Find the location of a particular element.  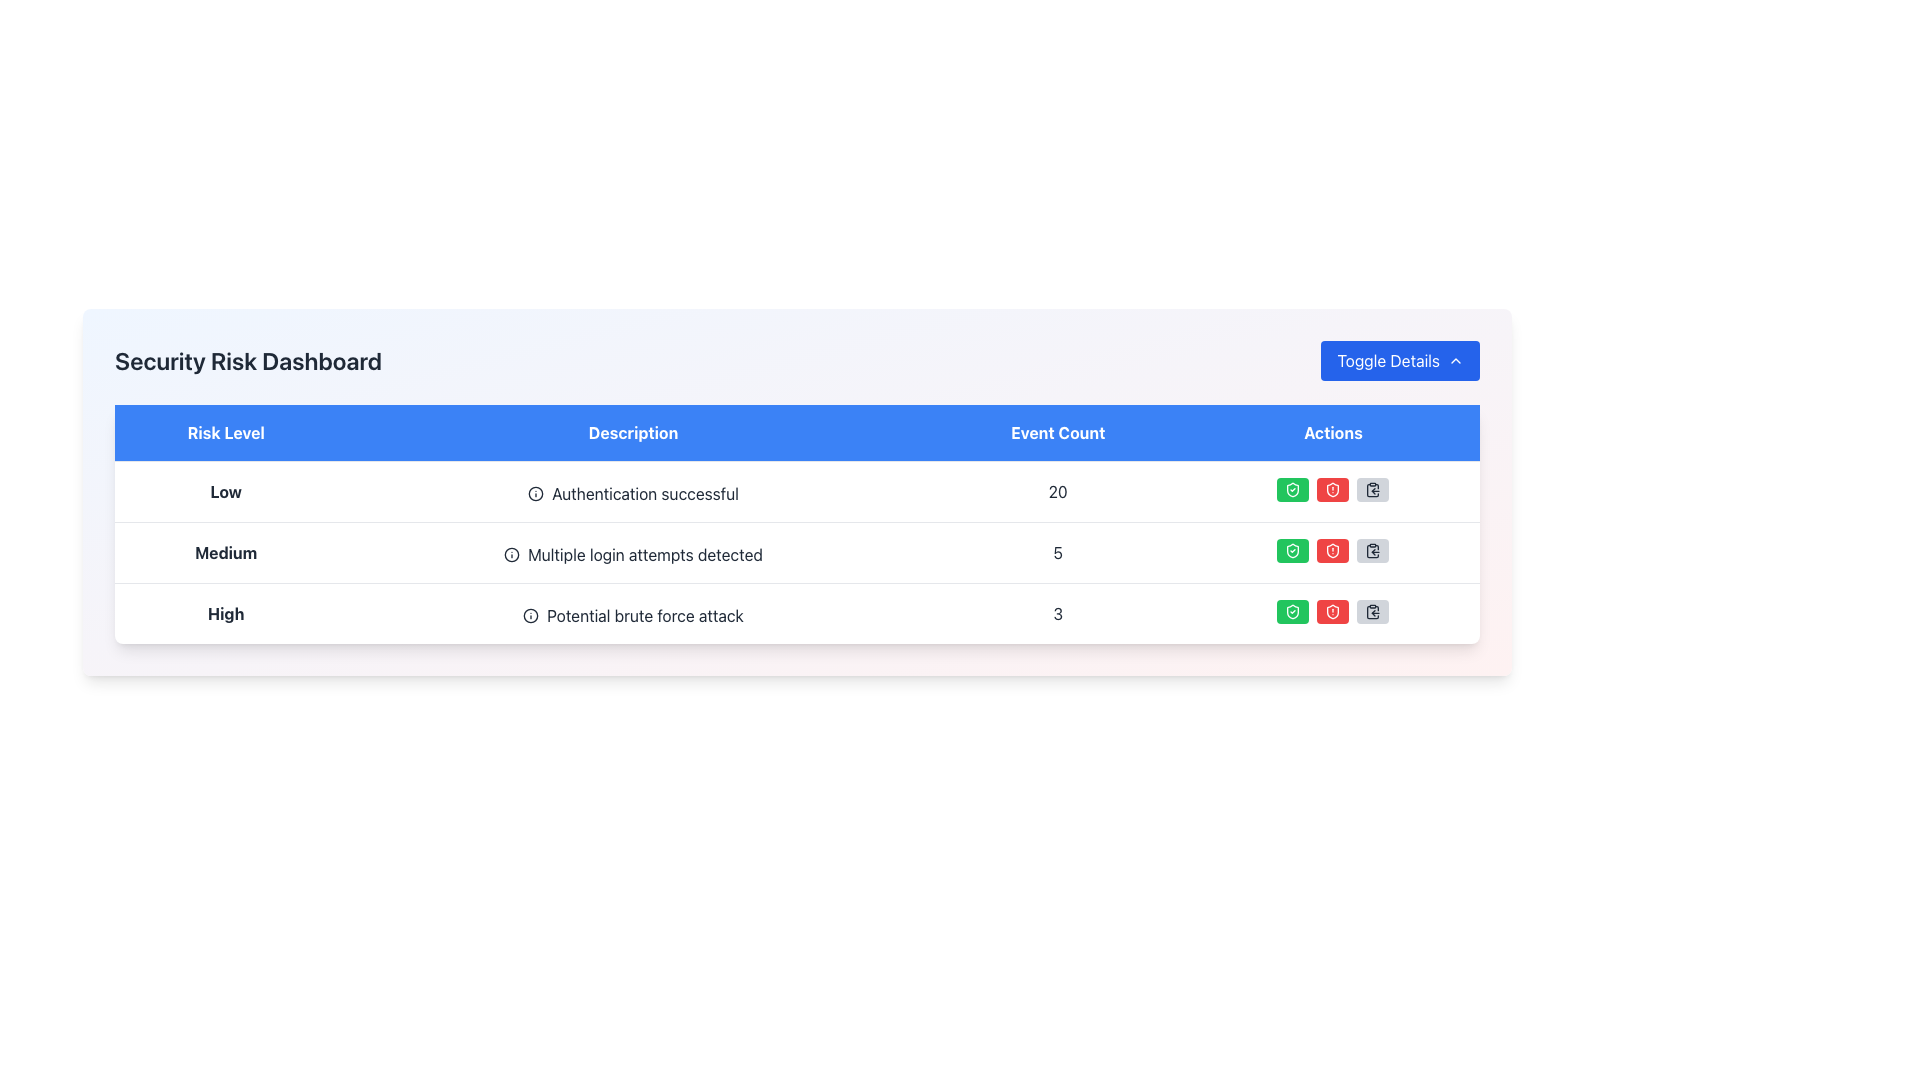

the text display that reads 'Multiple login attempts detected', which is centrally aligned in its cell and accompanied by an informational icon to the left is located at coordinates (632, 555).